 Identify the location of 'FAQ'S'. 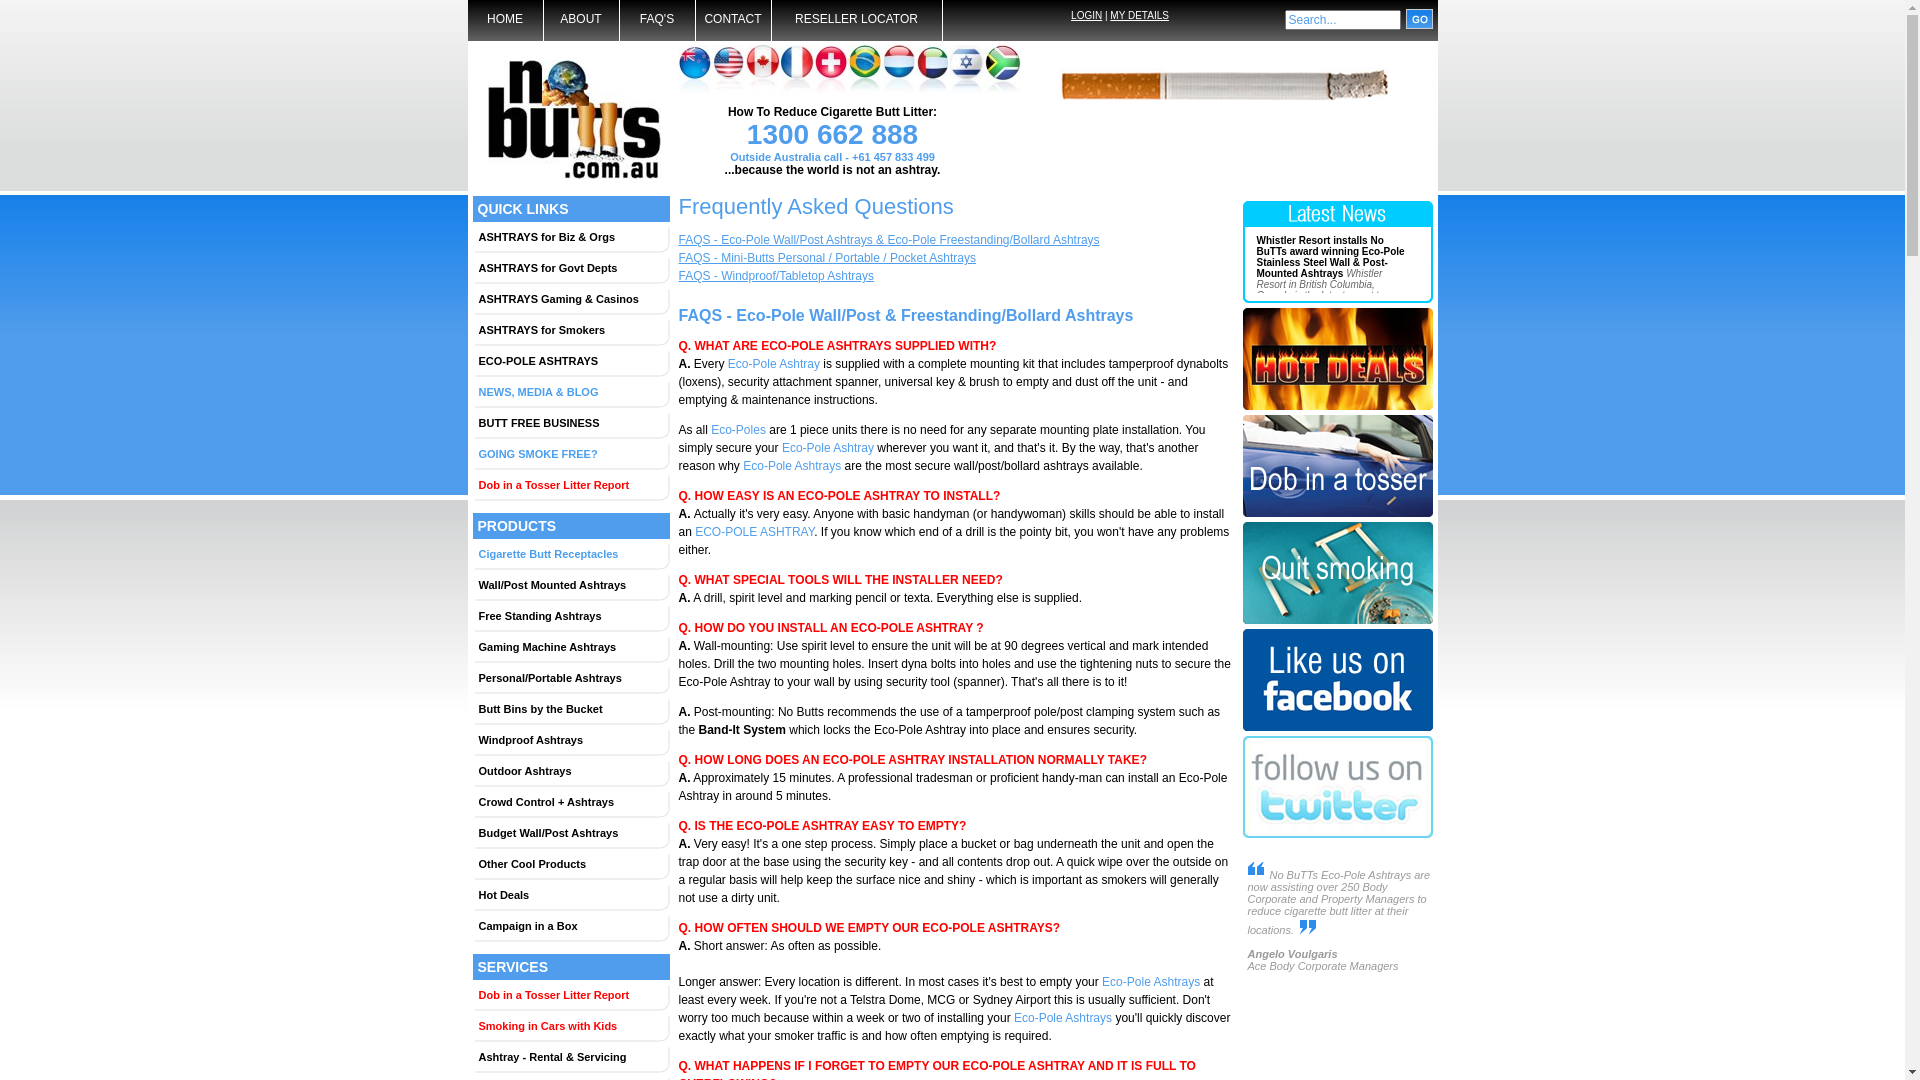
(657, 20).